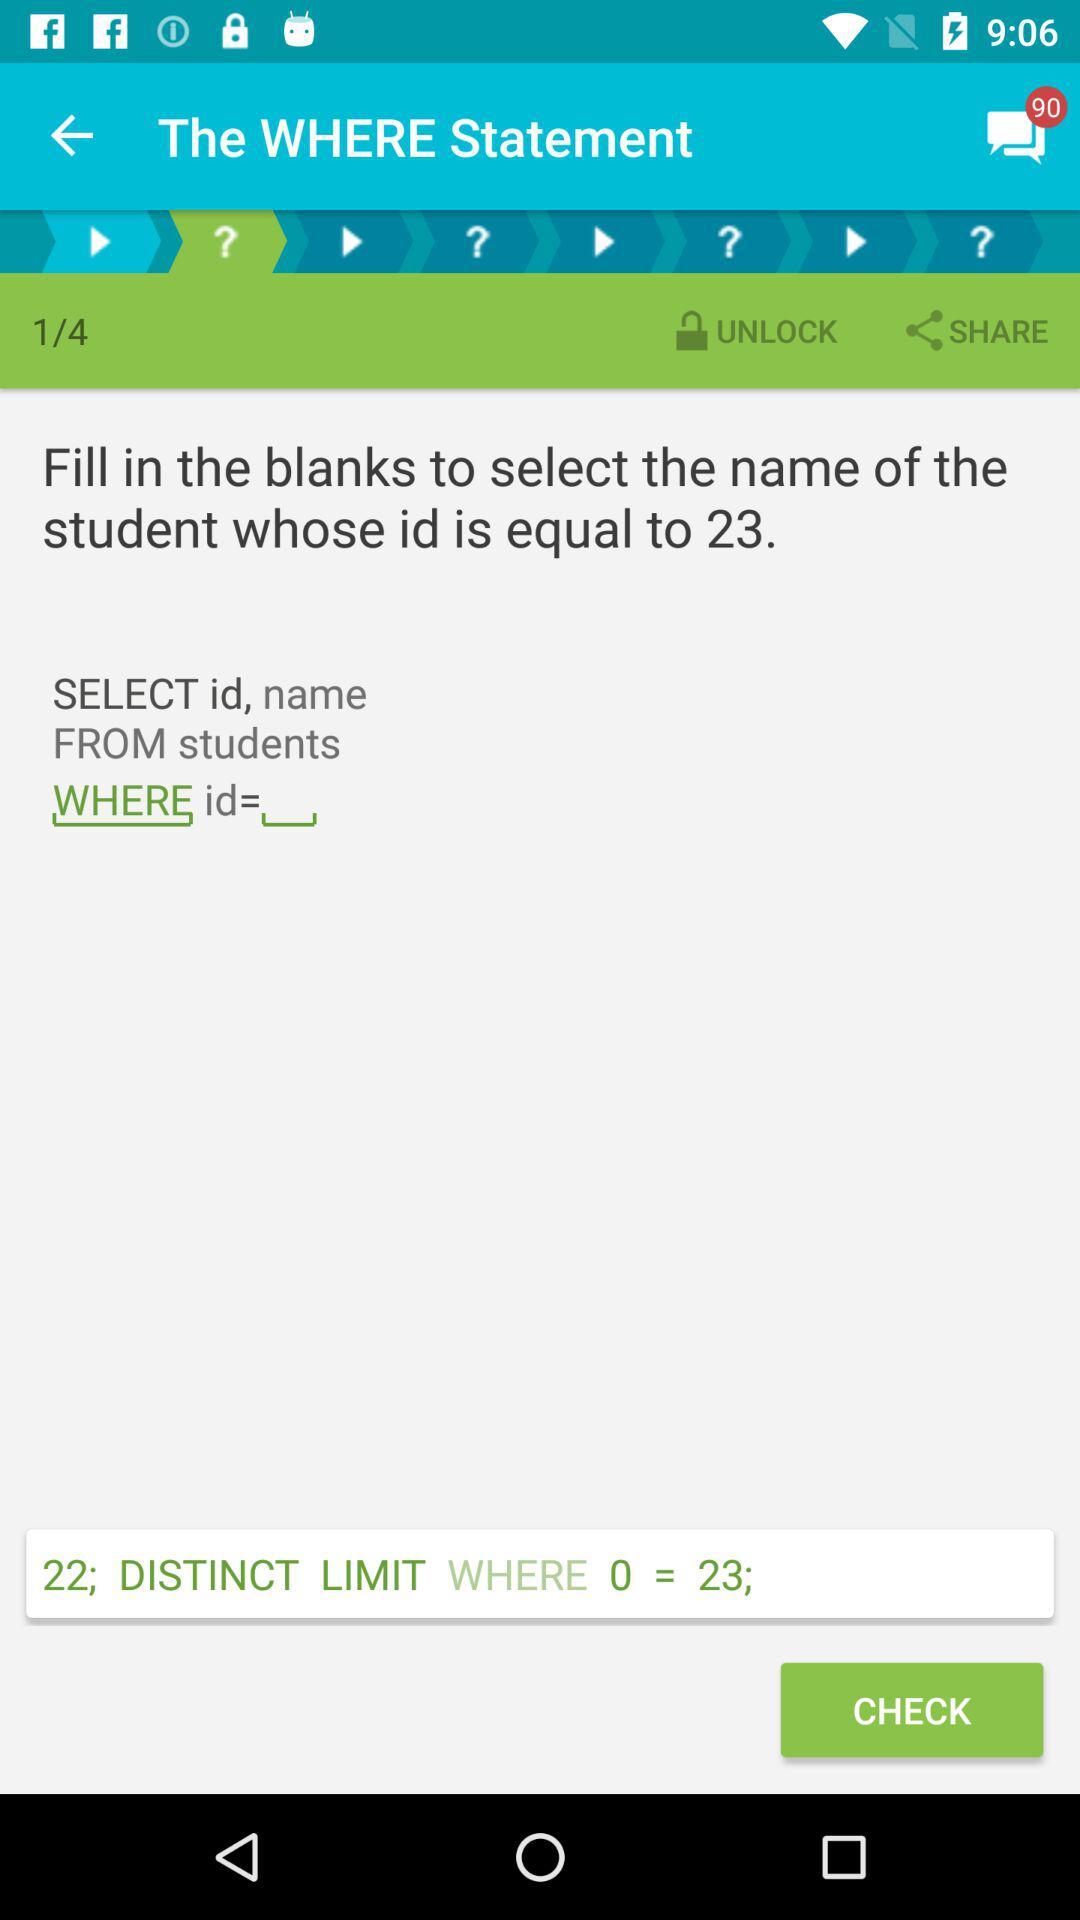 The width and height of the screenshot is (1080, 1920). I want to click on the icon to the left of share icon, so click(752, 330).